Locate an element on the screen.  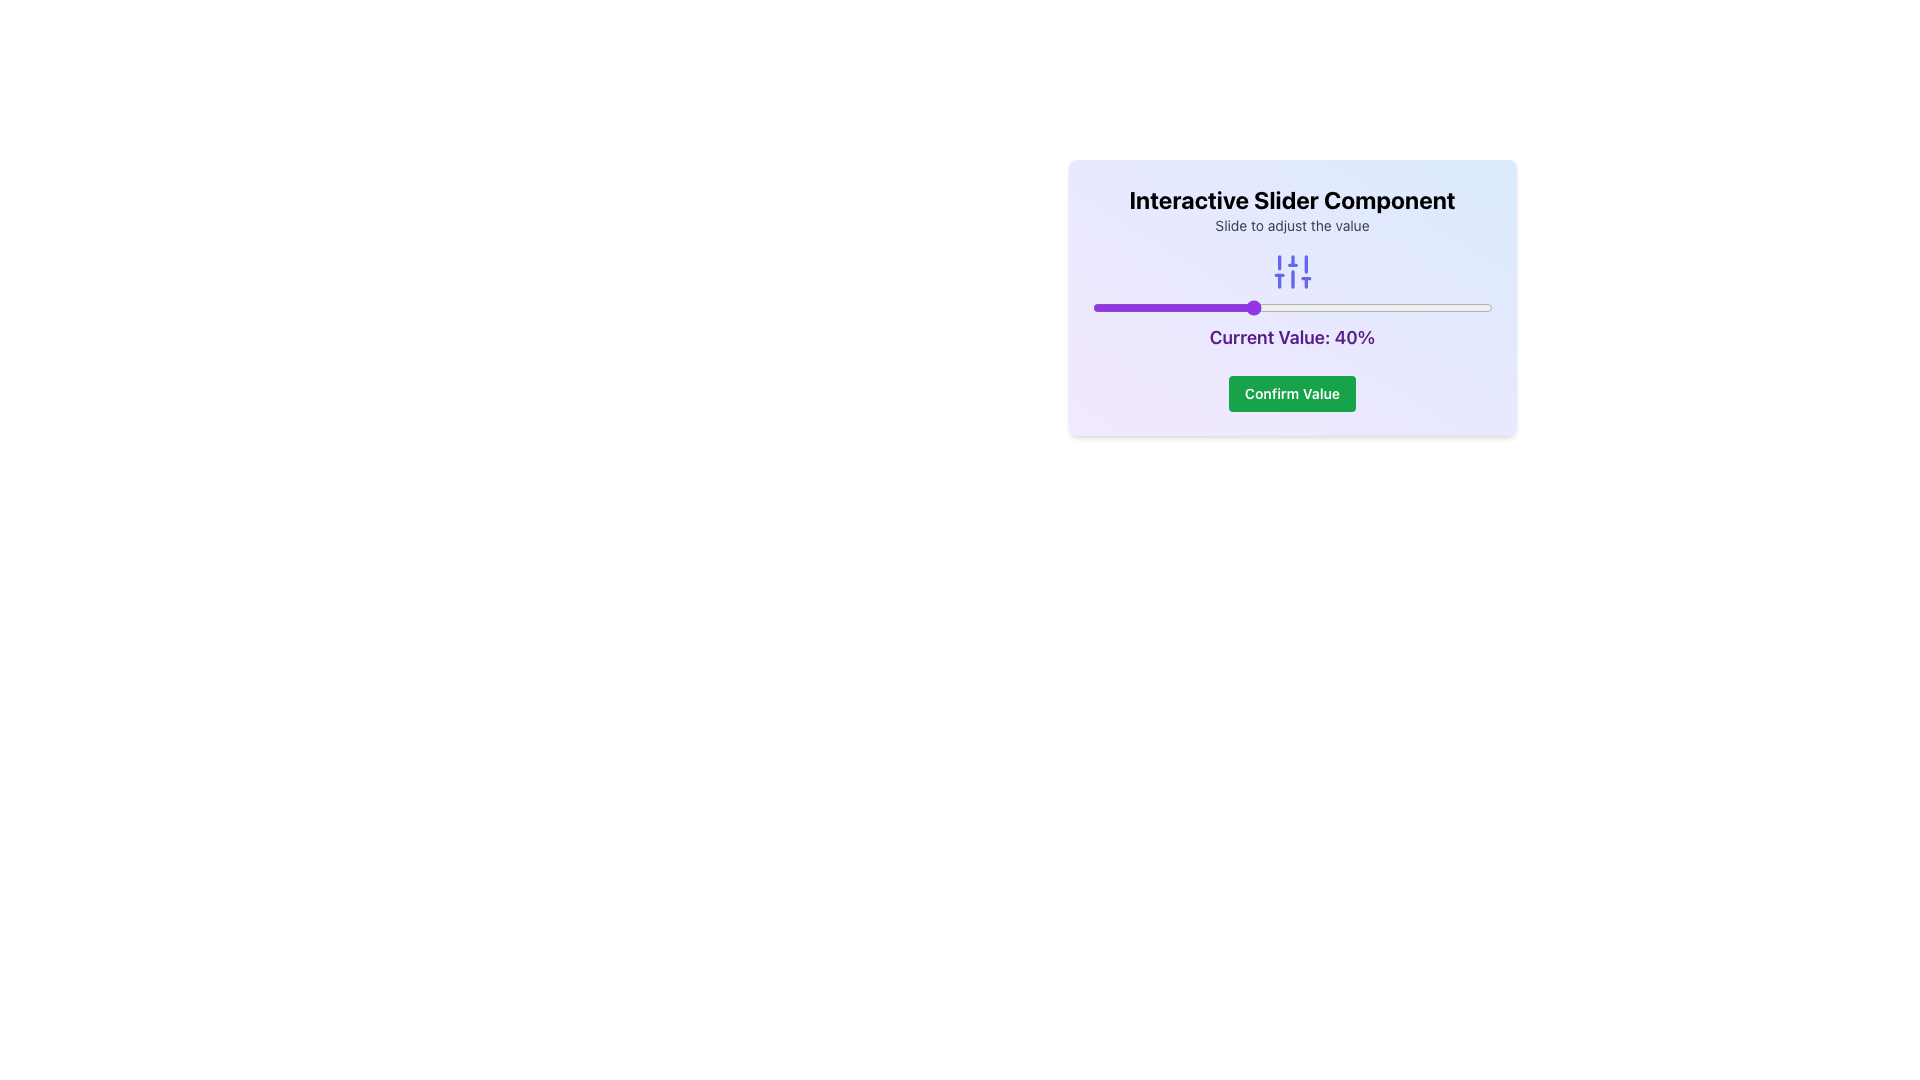
the slider is located at coordinates (1444, 308).